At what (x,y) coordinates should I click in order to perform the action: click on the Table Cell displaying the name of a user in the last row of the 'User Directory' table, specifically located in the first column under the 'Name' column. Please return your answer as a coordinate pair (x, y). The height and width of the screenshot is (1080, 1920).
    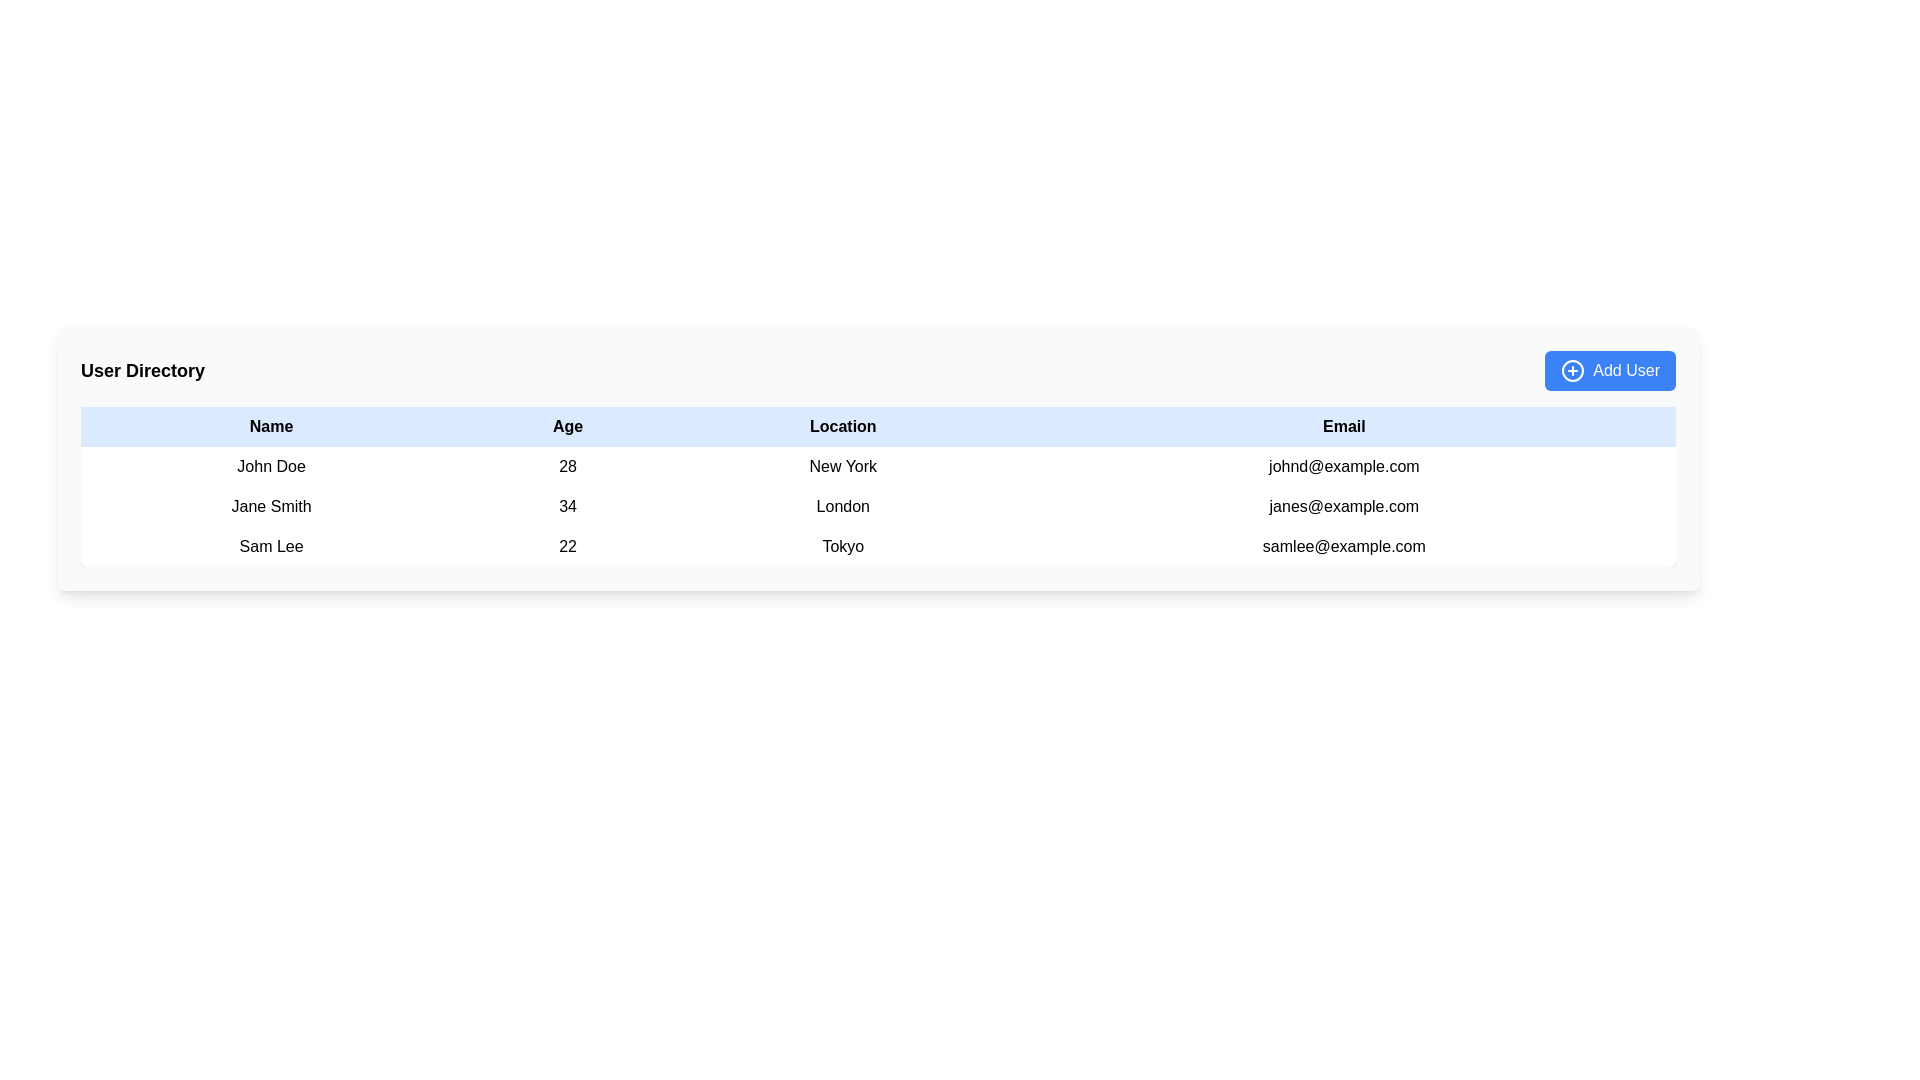
    Looking at the image, I should click on (270, 547).